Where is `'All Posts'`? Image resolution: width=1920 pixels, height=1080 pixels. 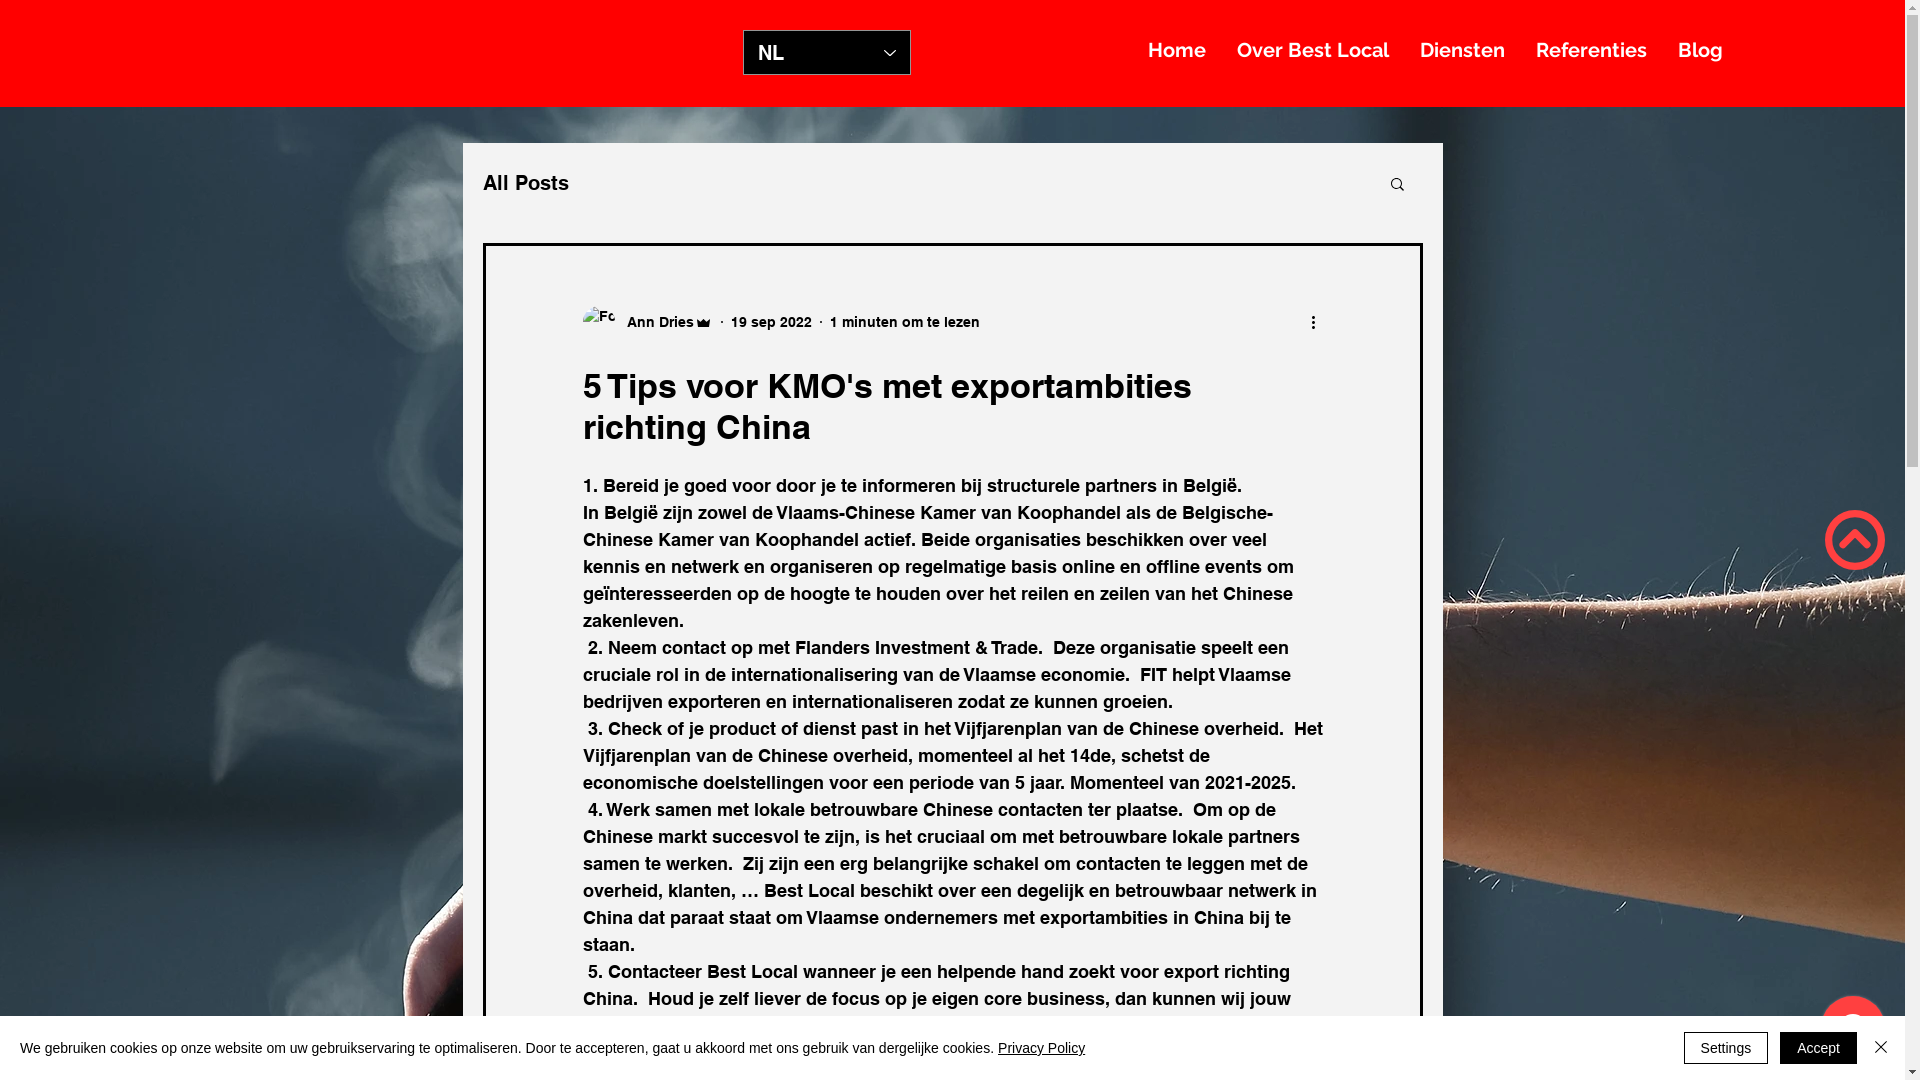
'All Posts' is located at coordinates (524, 182).